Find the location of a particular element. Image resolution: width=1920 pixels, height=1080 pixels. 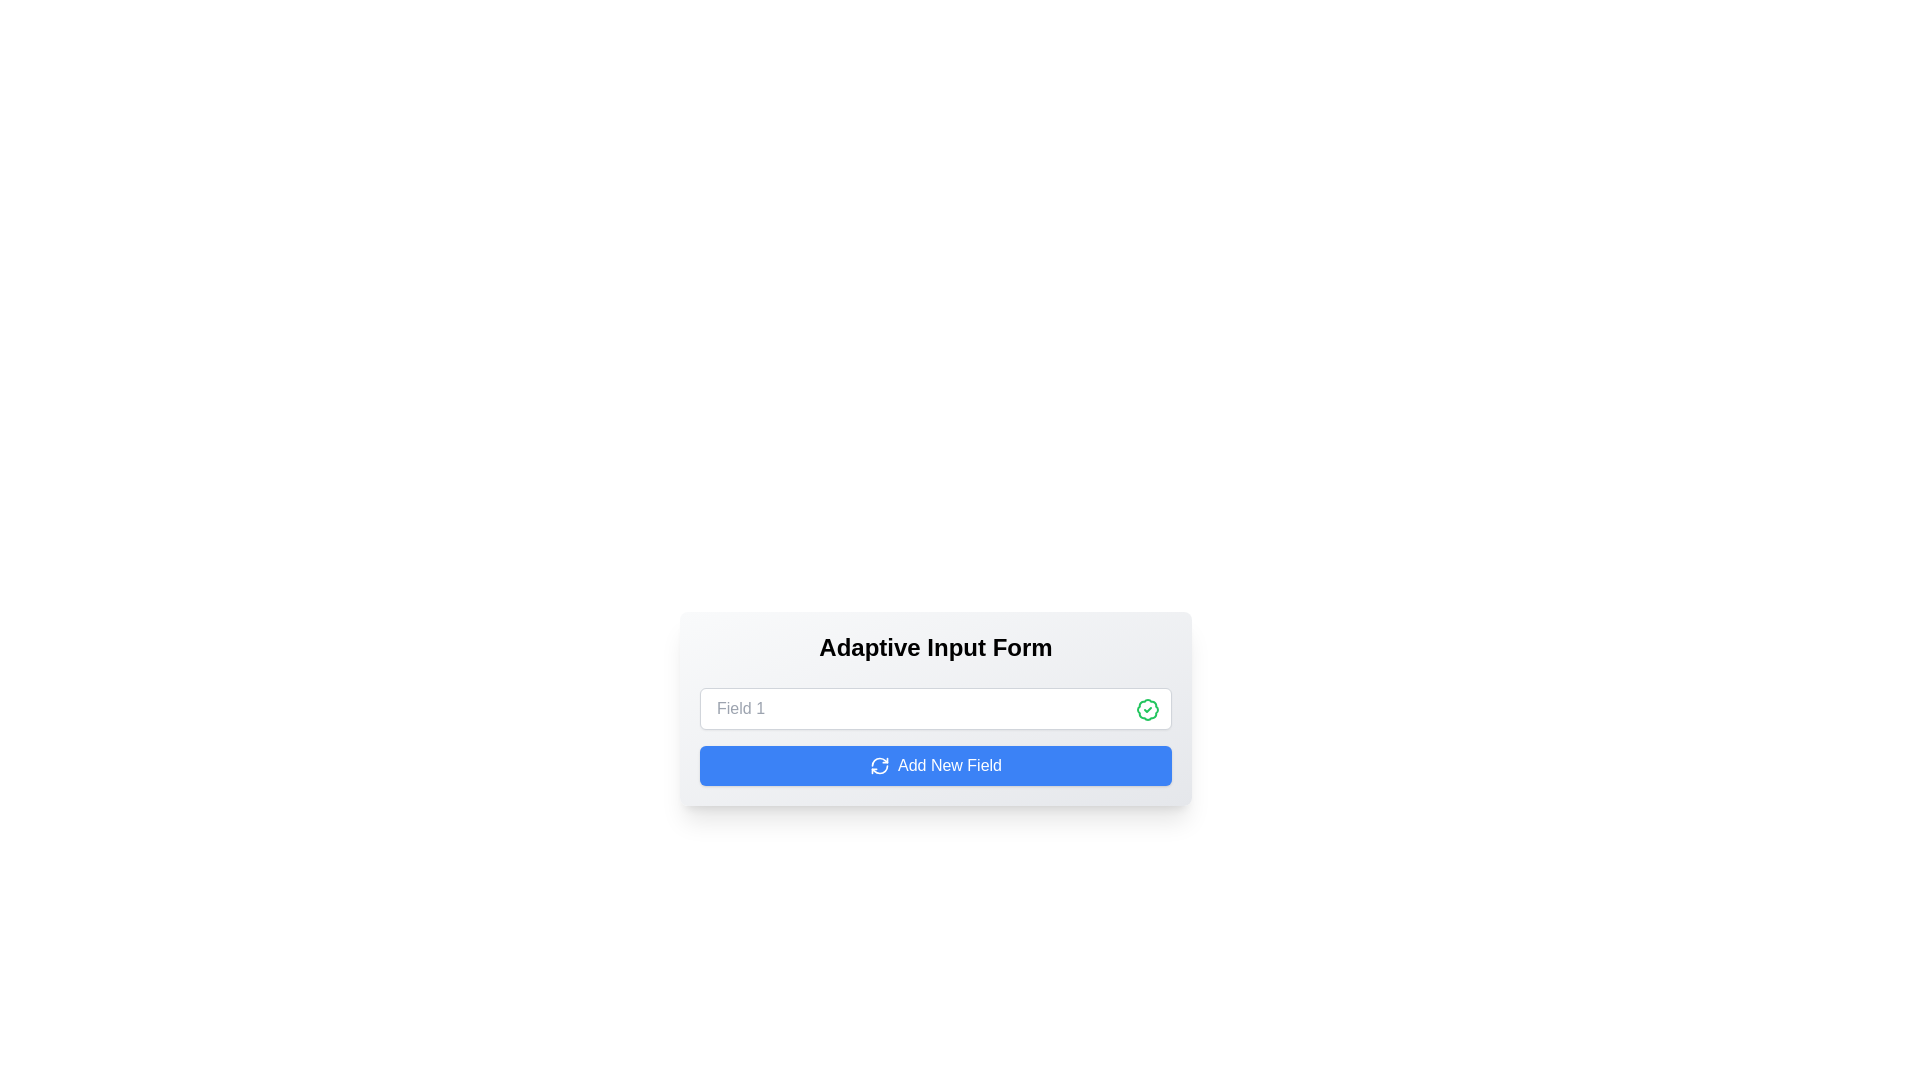

the decorative icon located within the blue button labeled 'Add New Field' at the bottom center of the interface is located at coordinates (879, 765).